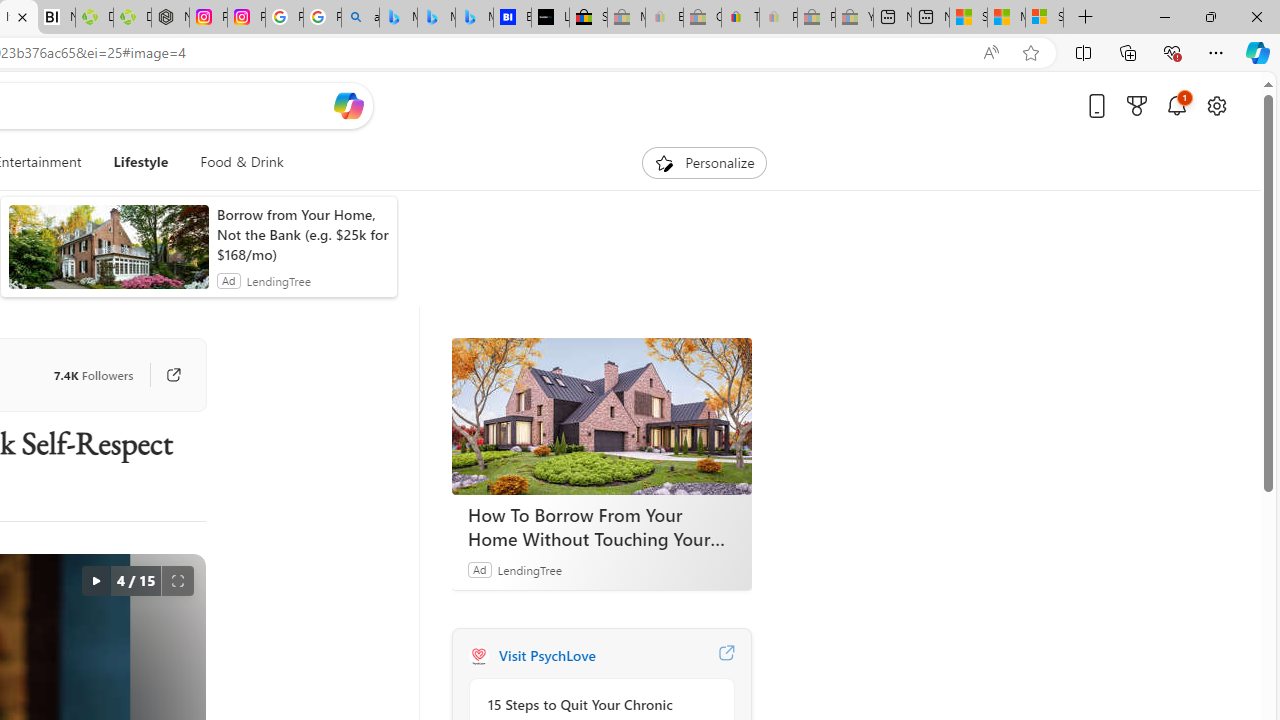 Image resolution: width=1280 pixels, height=720 pixels. What do you see at coordinates (94, 581) in the screenshot?
I see `'autorotate button'` at bounding box center [94, 581].